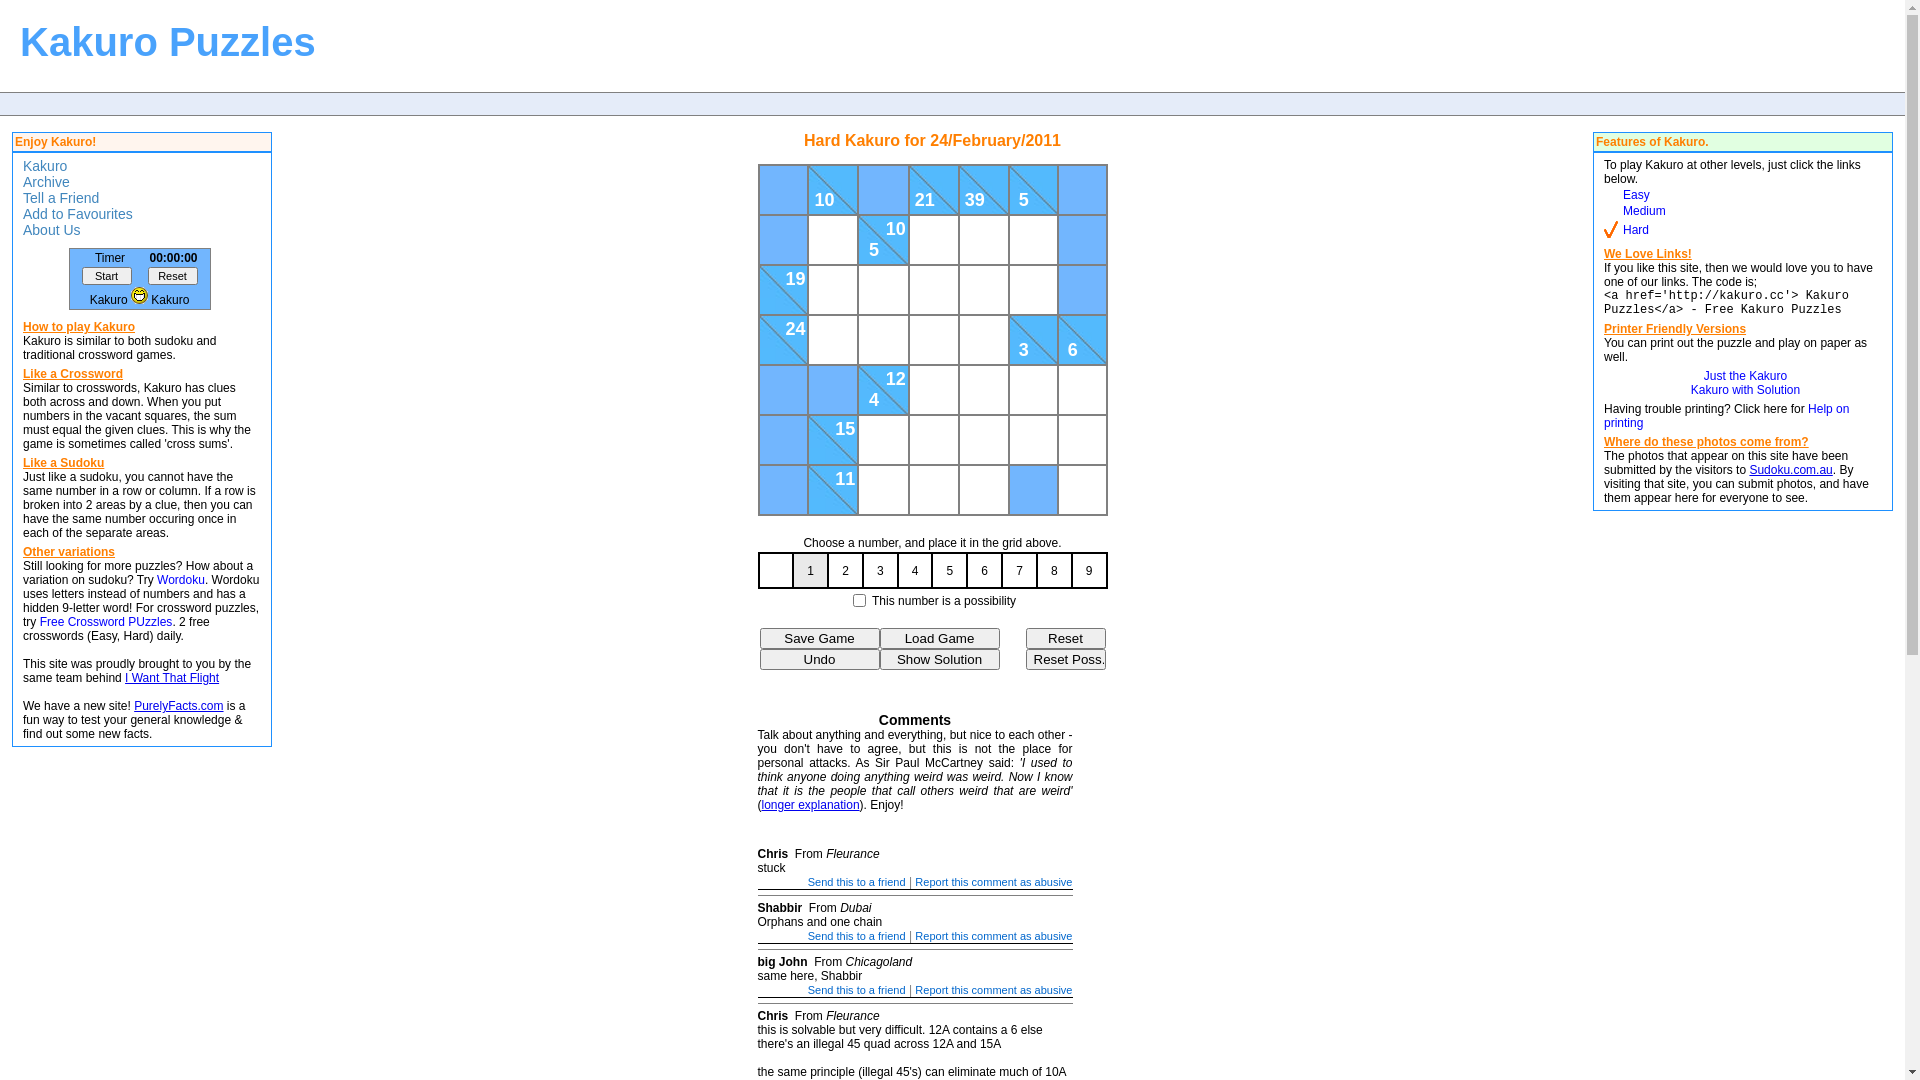 This screenshot has height=1080, width=1920. Describe the element at coordinates (18, 197) in the screenshot. I see `'Tell a Friend'` at that location.